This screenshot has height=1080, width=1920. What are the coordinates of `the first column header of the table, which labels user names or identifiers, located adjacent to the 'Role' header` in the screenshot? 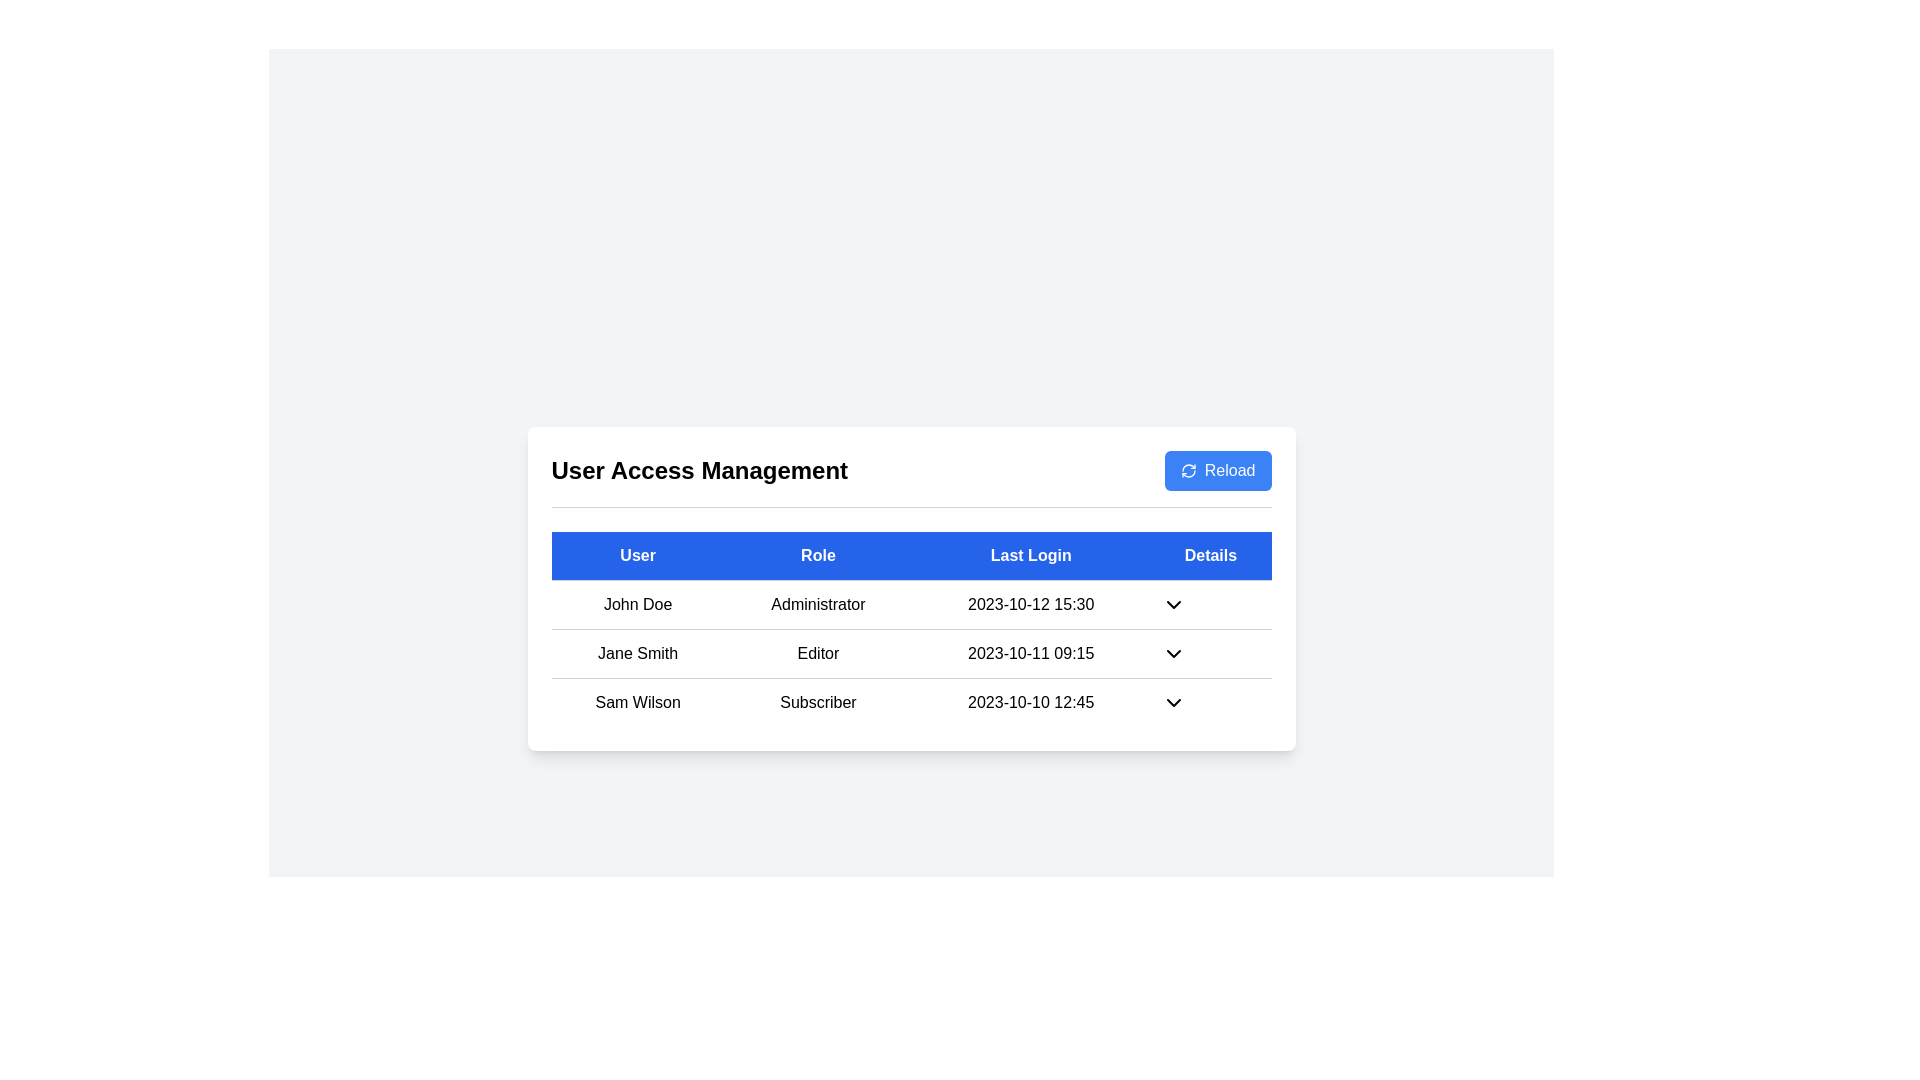 It's located at (637, 556).